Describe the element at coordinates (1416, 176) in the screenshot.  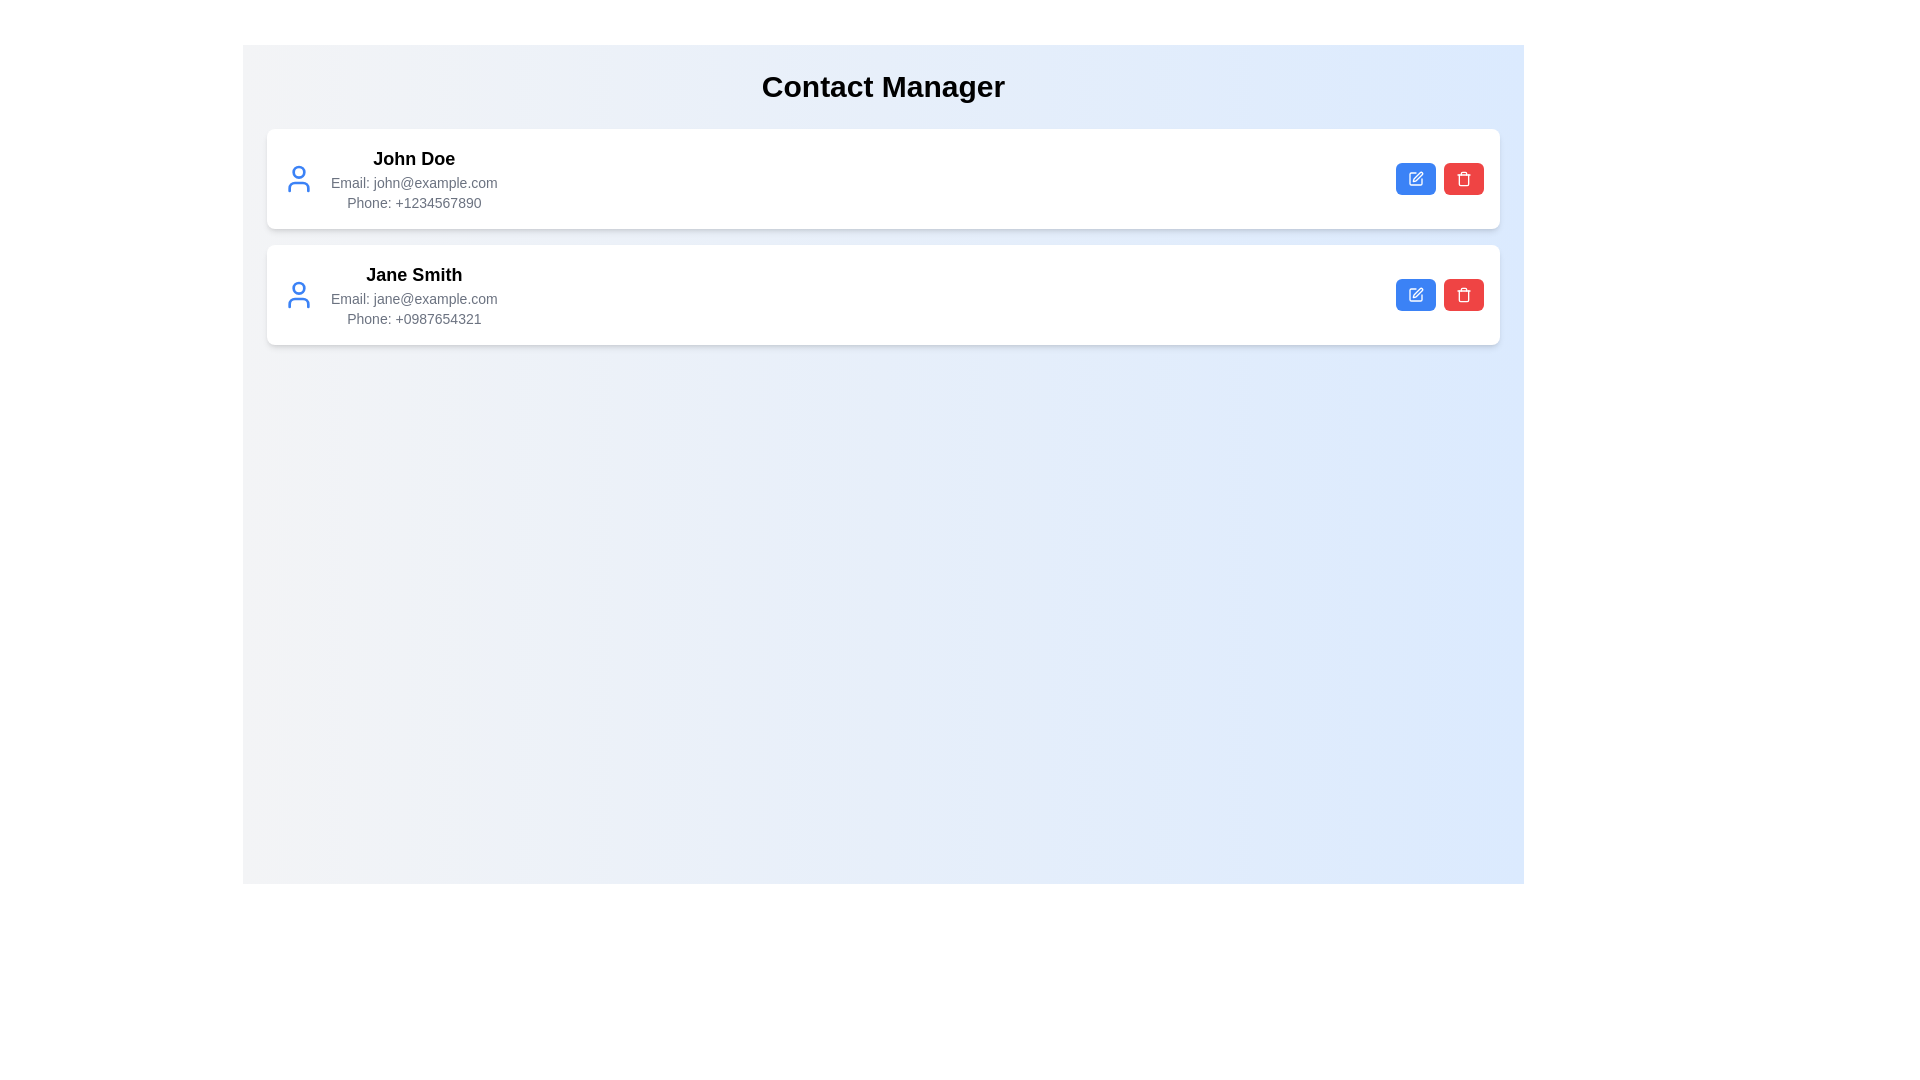
I see `the edit icon, which is a small blue pen graphic located in the top right corner of the first contact information card, embedded within a blue circular button` at that location.